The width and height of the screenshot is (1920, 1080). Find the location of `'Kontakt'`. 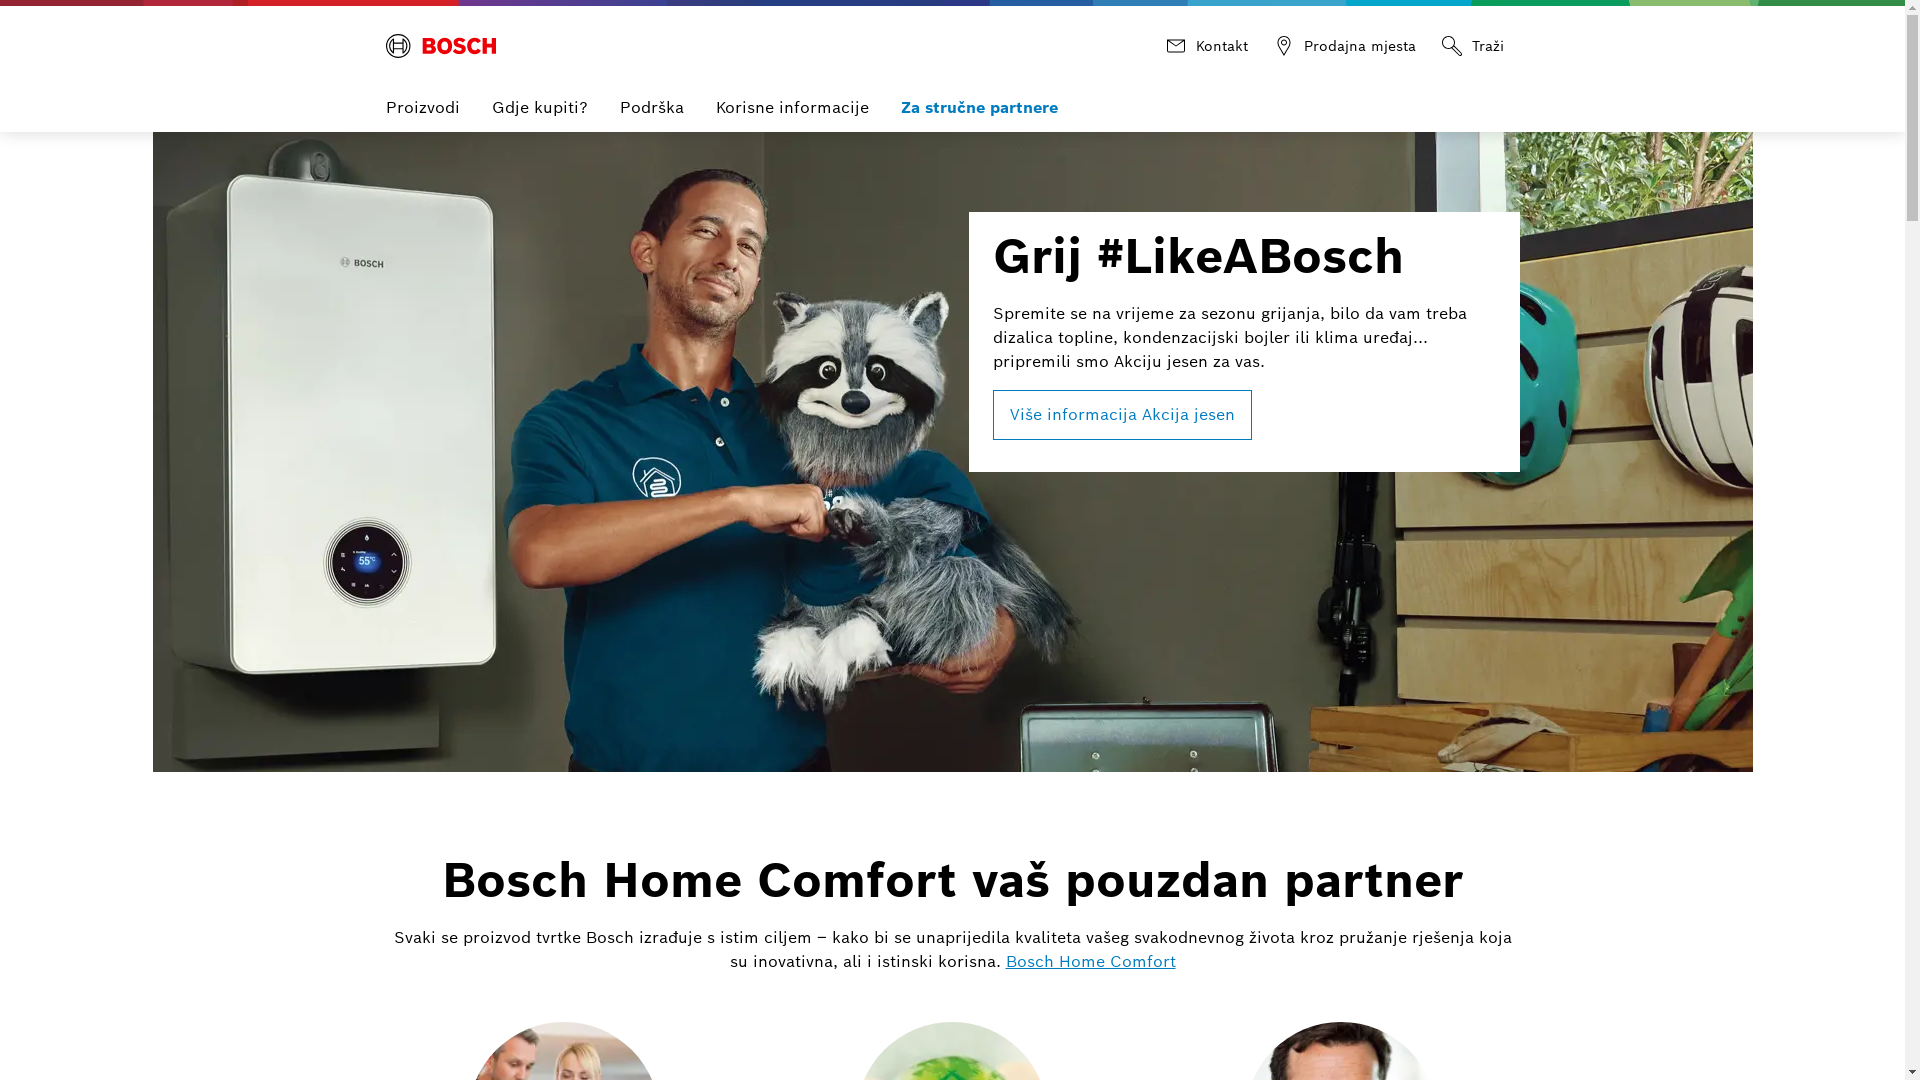

'Kontakt' is located at coordinates (1156, 45).